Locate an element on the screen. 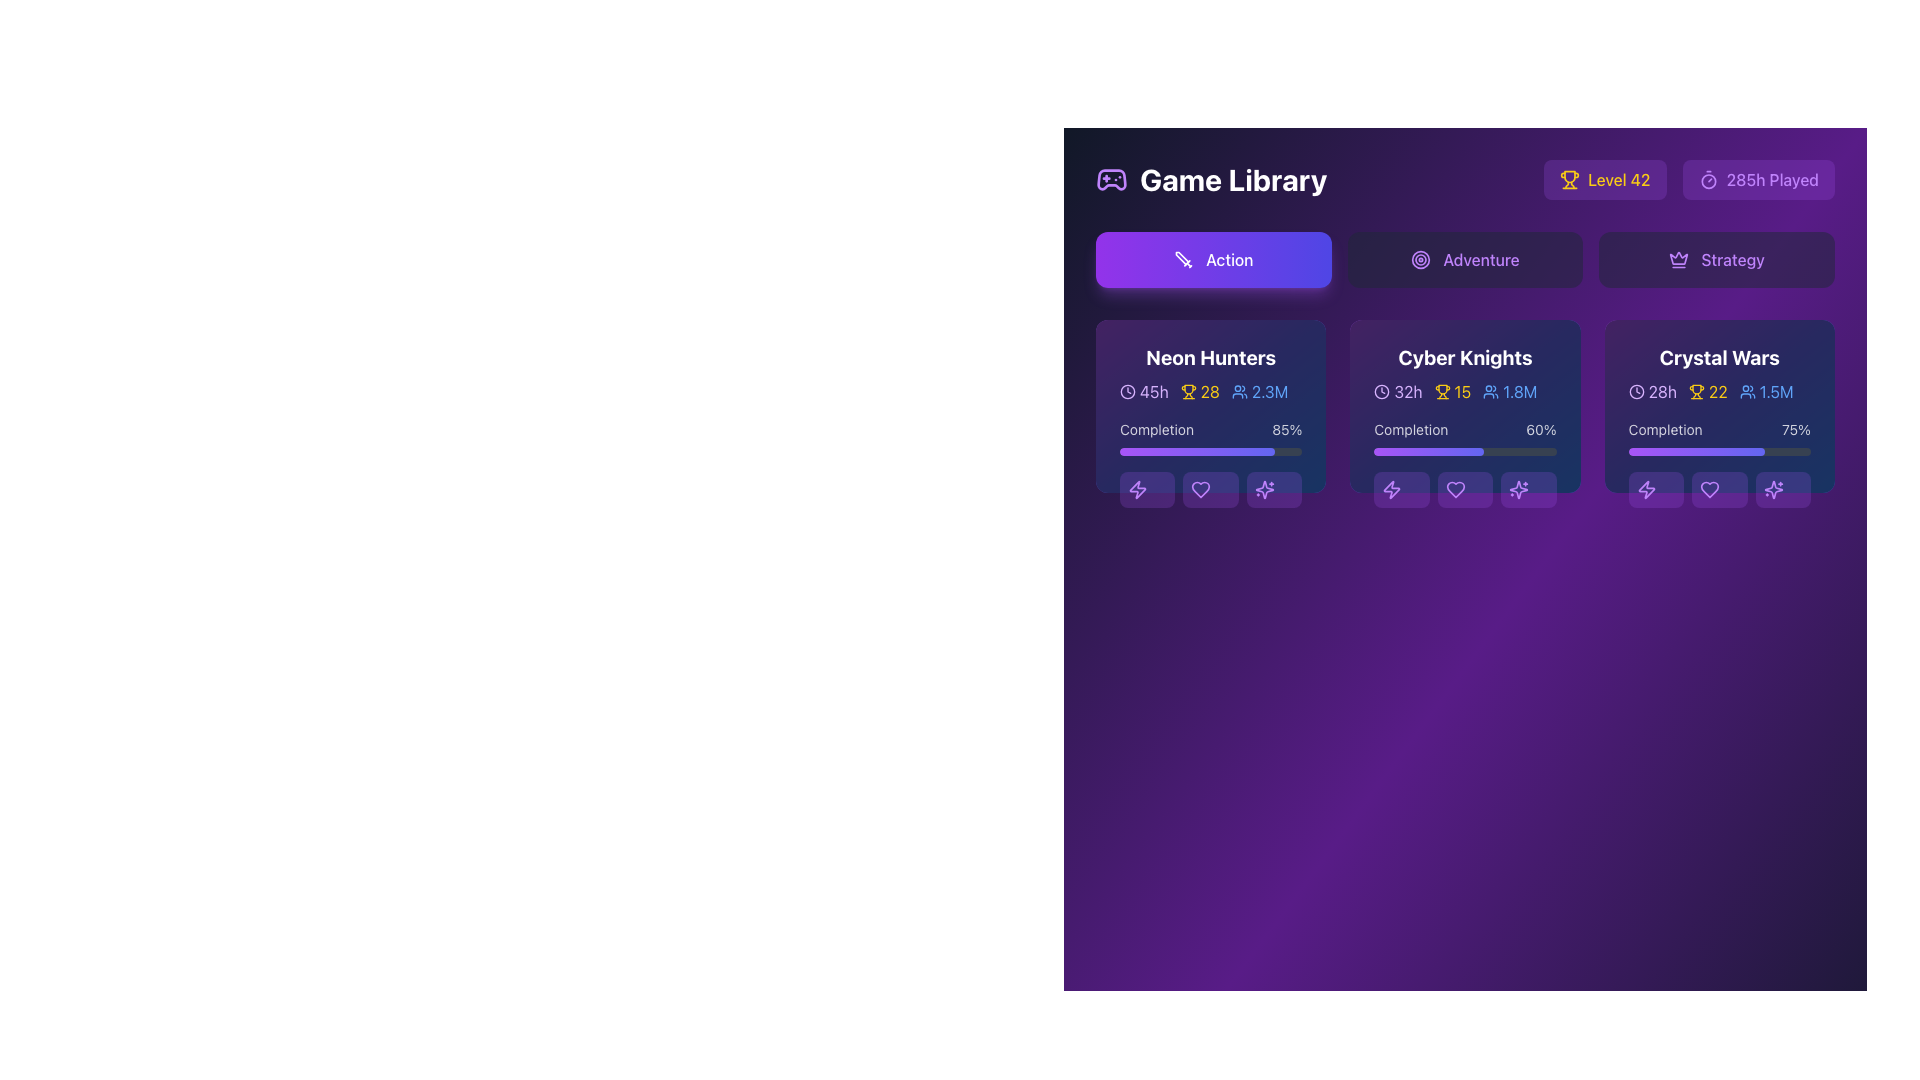 Image resolution: width=1920 pixels, height=1080 pixels. the leftmost action button icon in the 'Crystal Wars' section of the third card is located at coordinates (1646, 489).